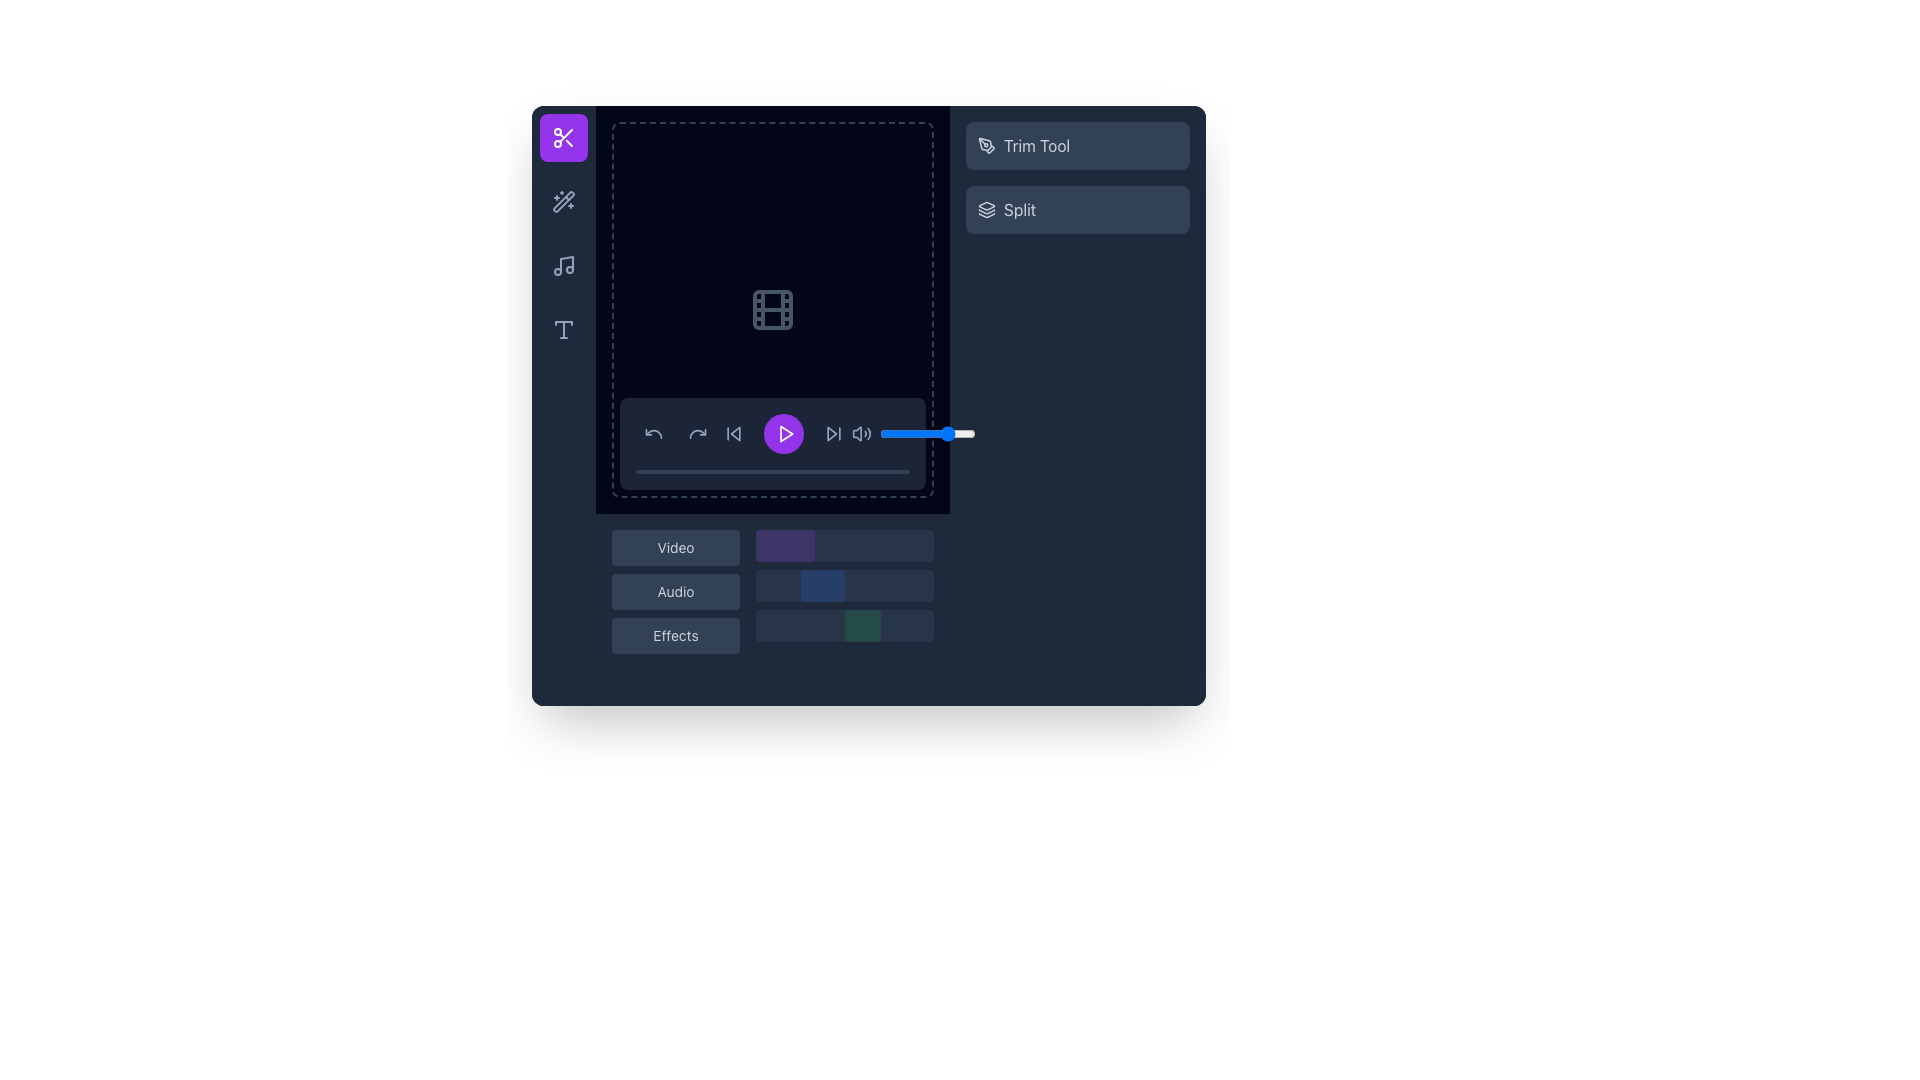 The width and height of the screenshot is (1920, 1080). What do you see at coordinates (924, 433) in the screenshot?
I see `the slider value` at bounding box center [924, 433].